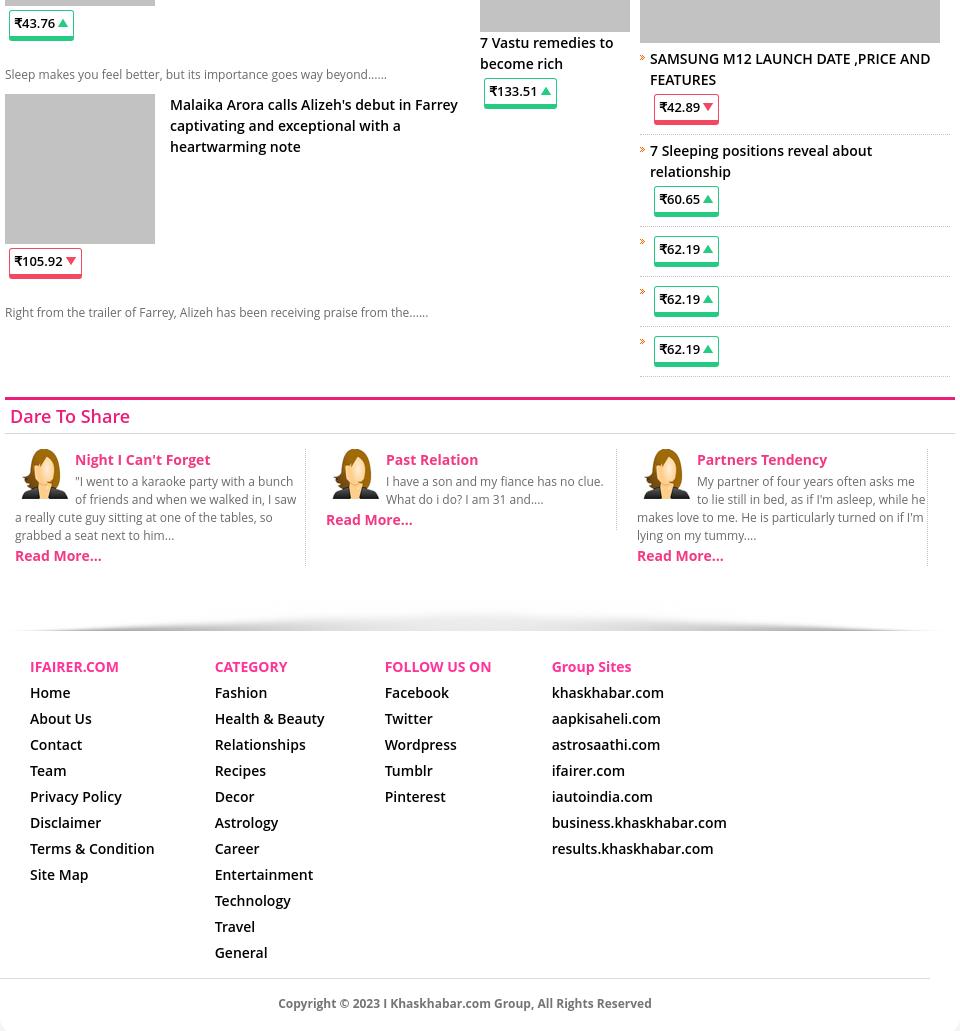  Describe the element at coordinates (240, 768) in the screenshot. I see `'Recipes'` at that location.